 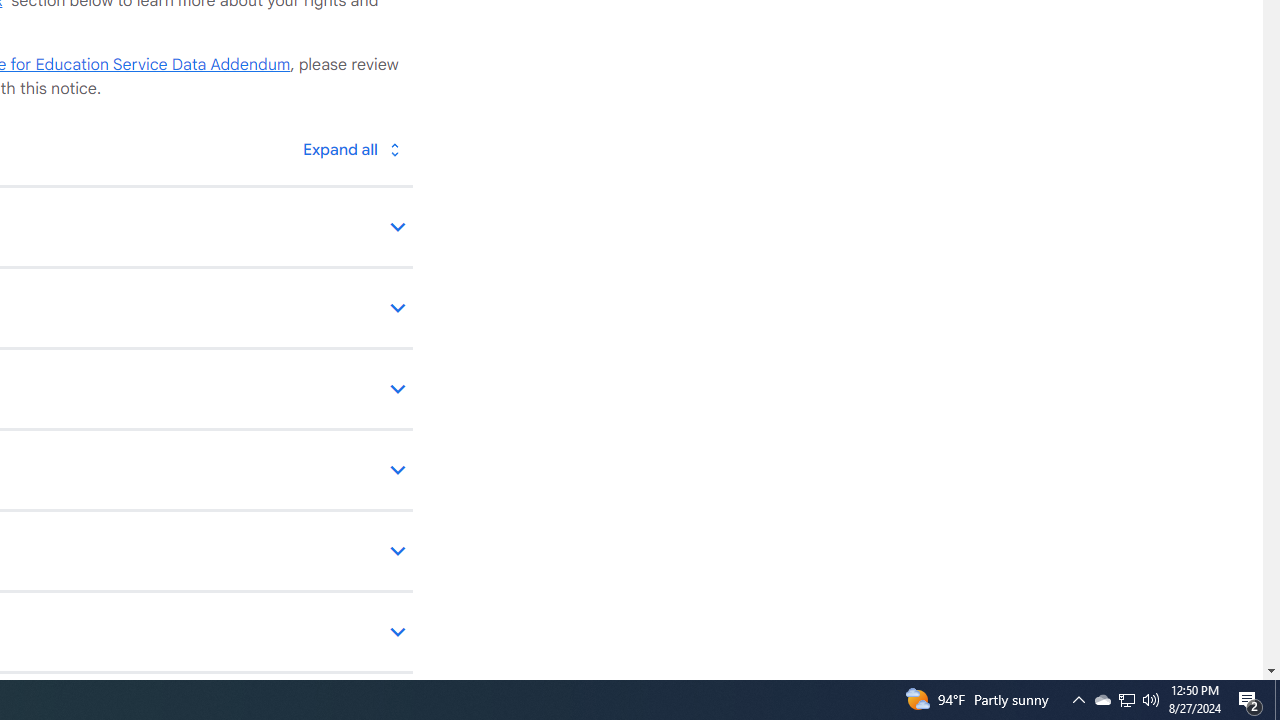 I want to click on 'Toggle all', so click(x=351, y=148).